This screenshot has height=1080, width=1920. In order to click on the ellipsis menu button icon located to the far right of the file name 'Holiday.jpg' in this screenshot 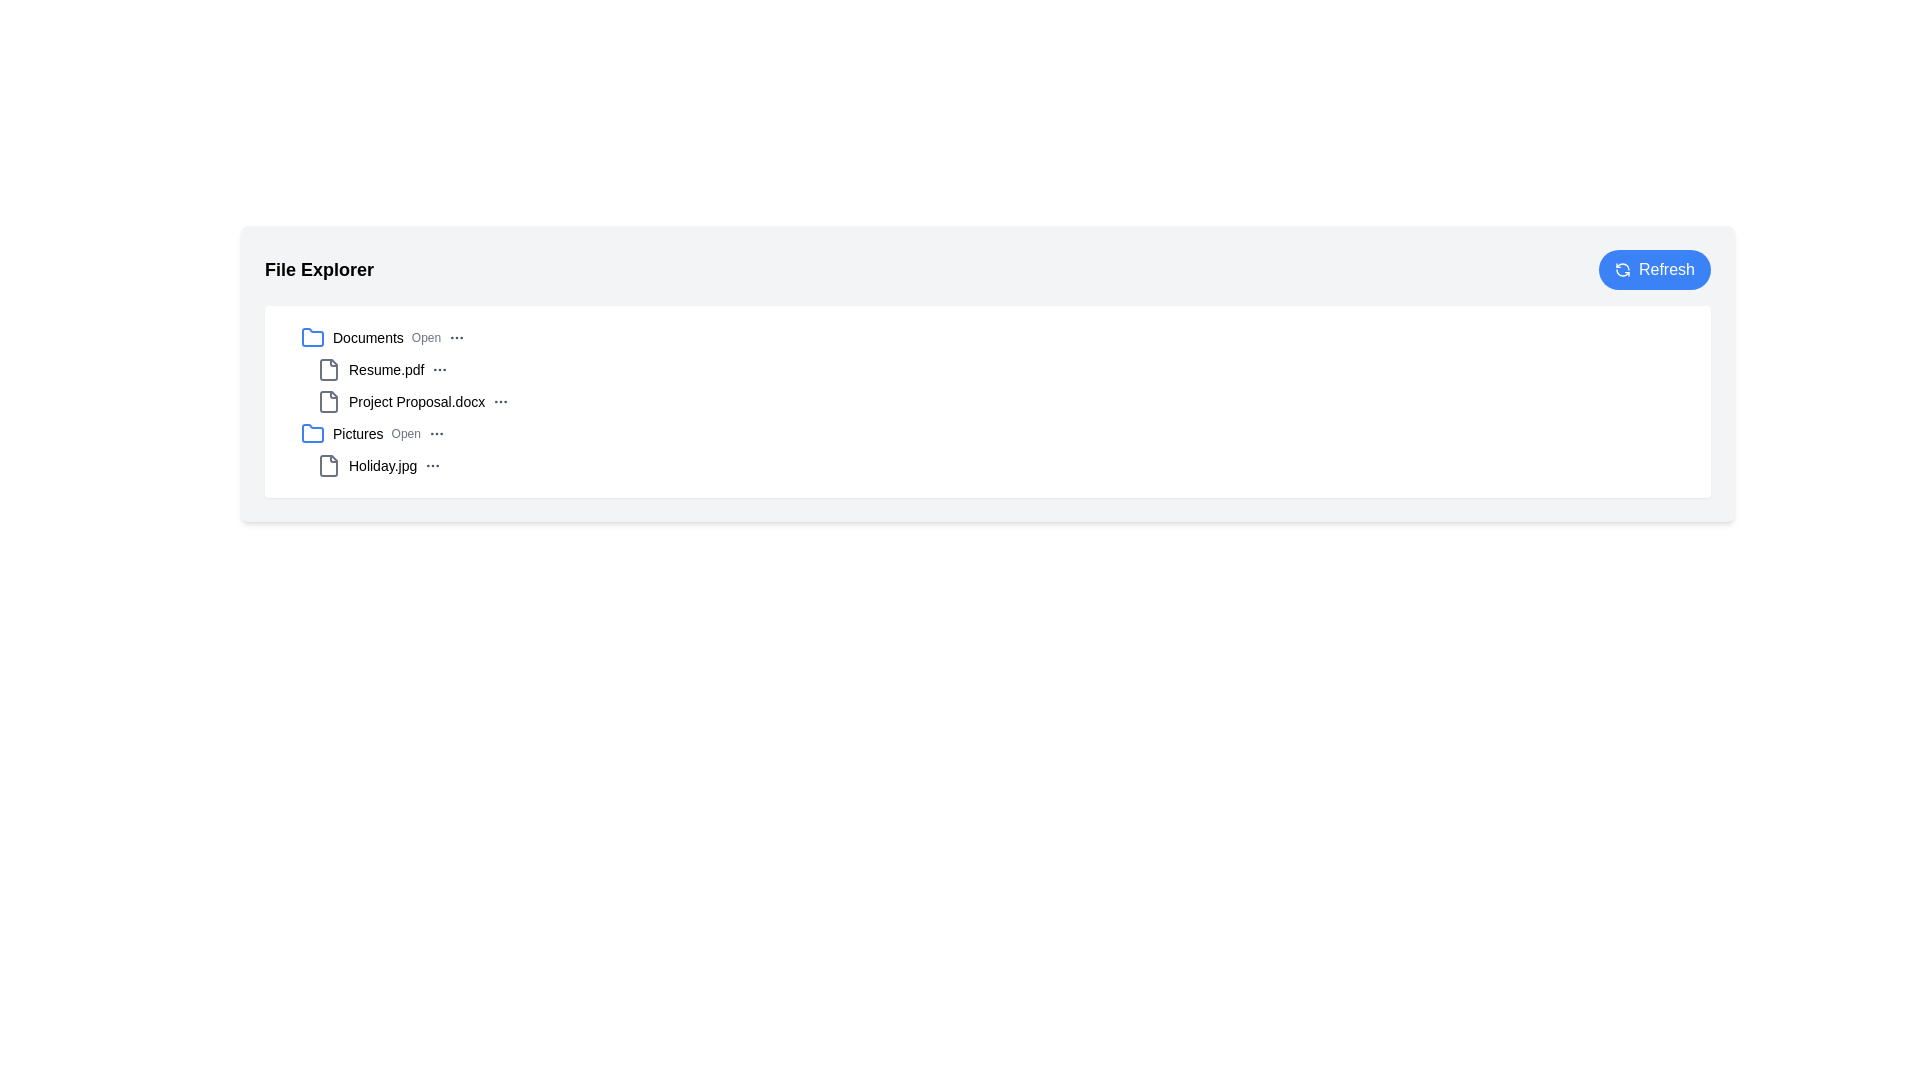, I will do `click(432, 466)`.